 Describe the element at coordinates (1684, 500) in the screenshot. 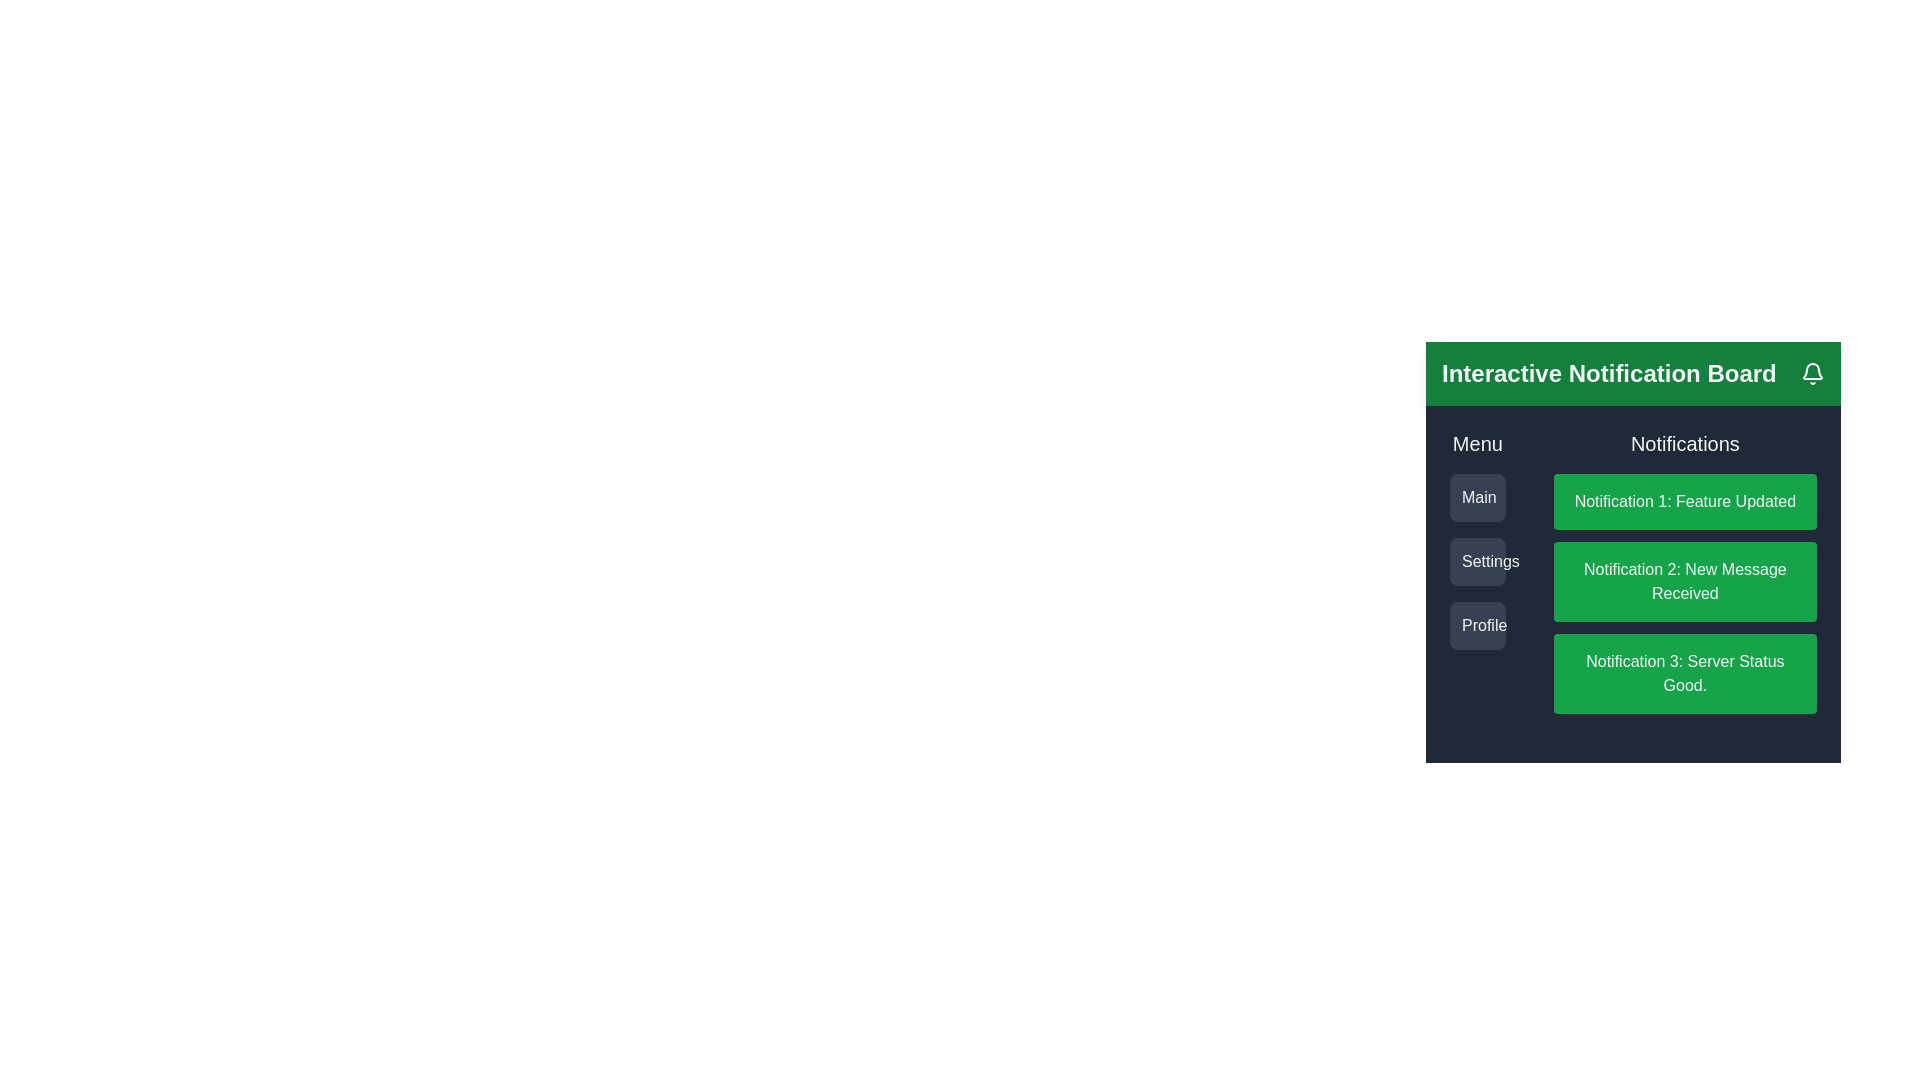

I see `the Static information box titled 'Notification 1: Feature Updated'` at that location.